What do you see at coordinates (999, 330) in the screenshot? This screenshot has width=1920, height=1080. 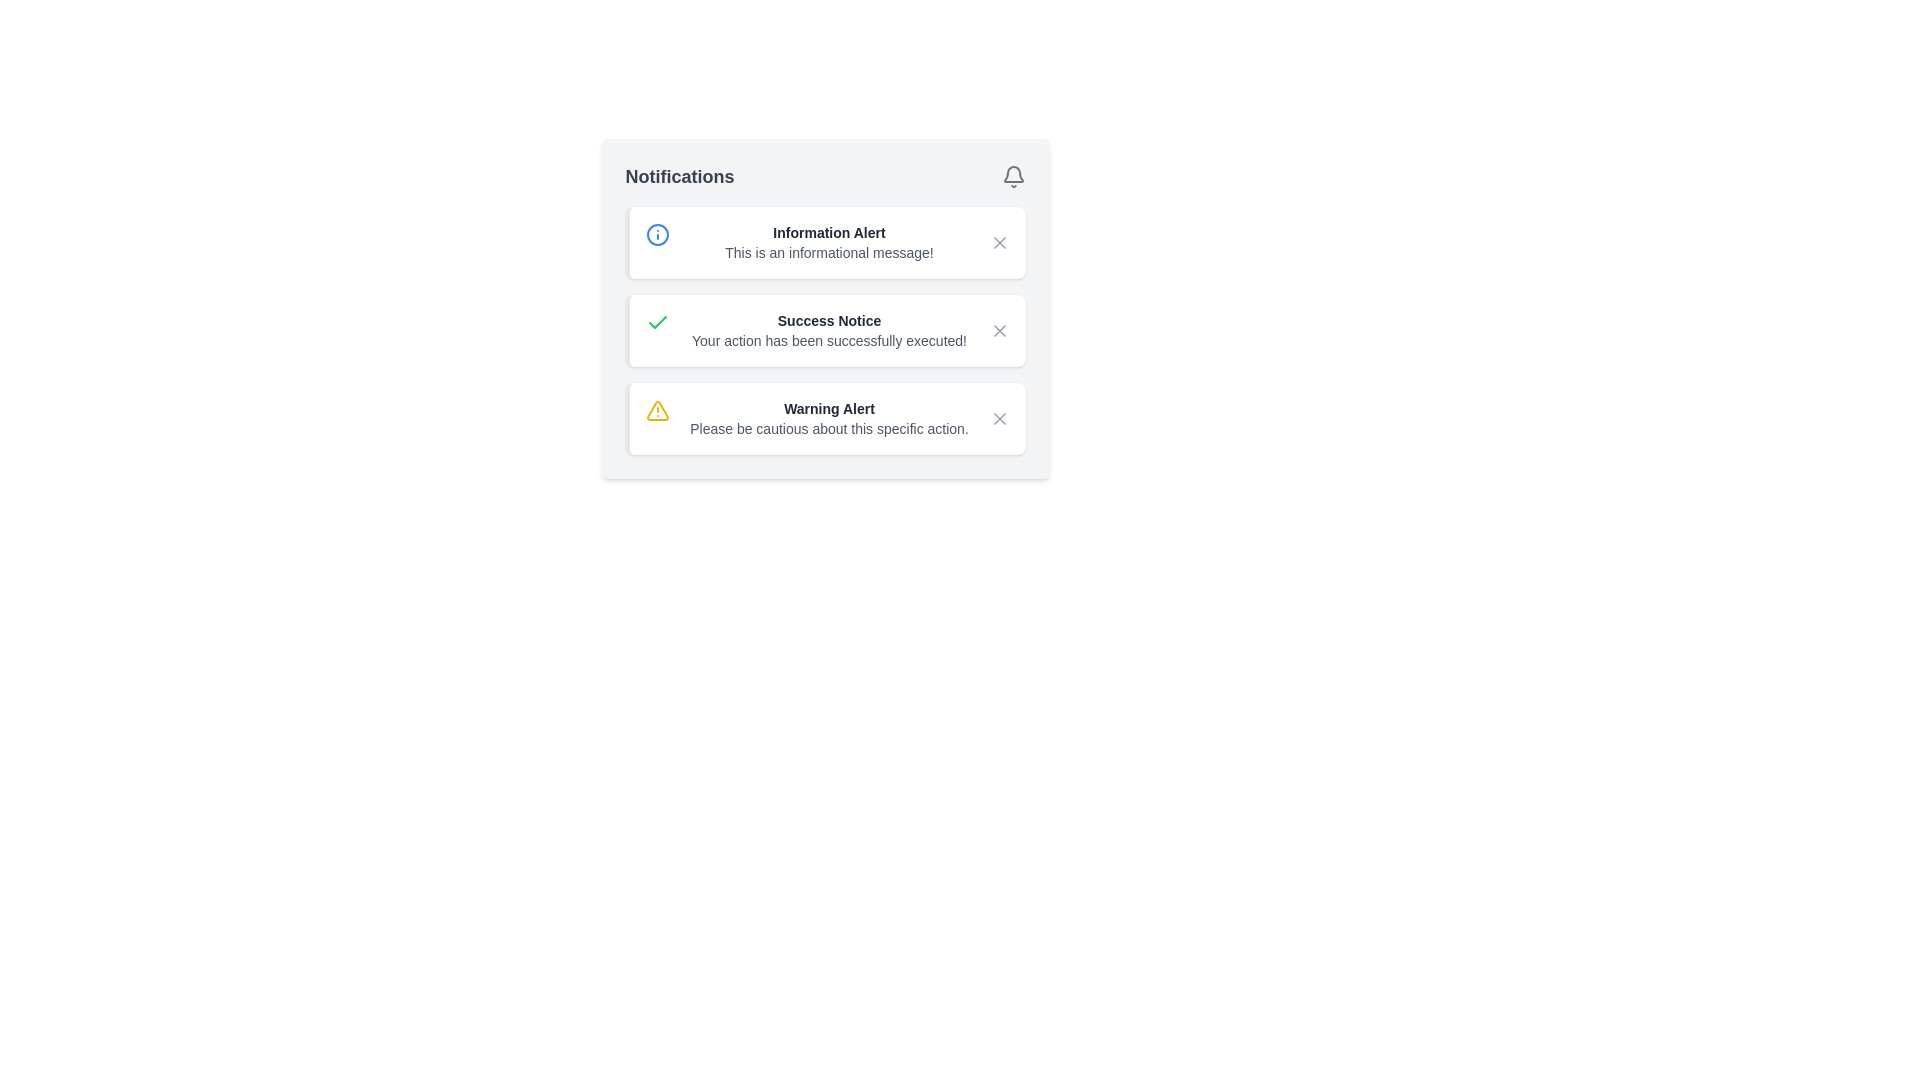 I see `the 'X' button located to the right of the 'Success Notice' notification` at bounding box center [999, 330].